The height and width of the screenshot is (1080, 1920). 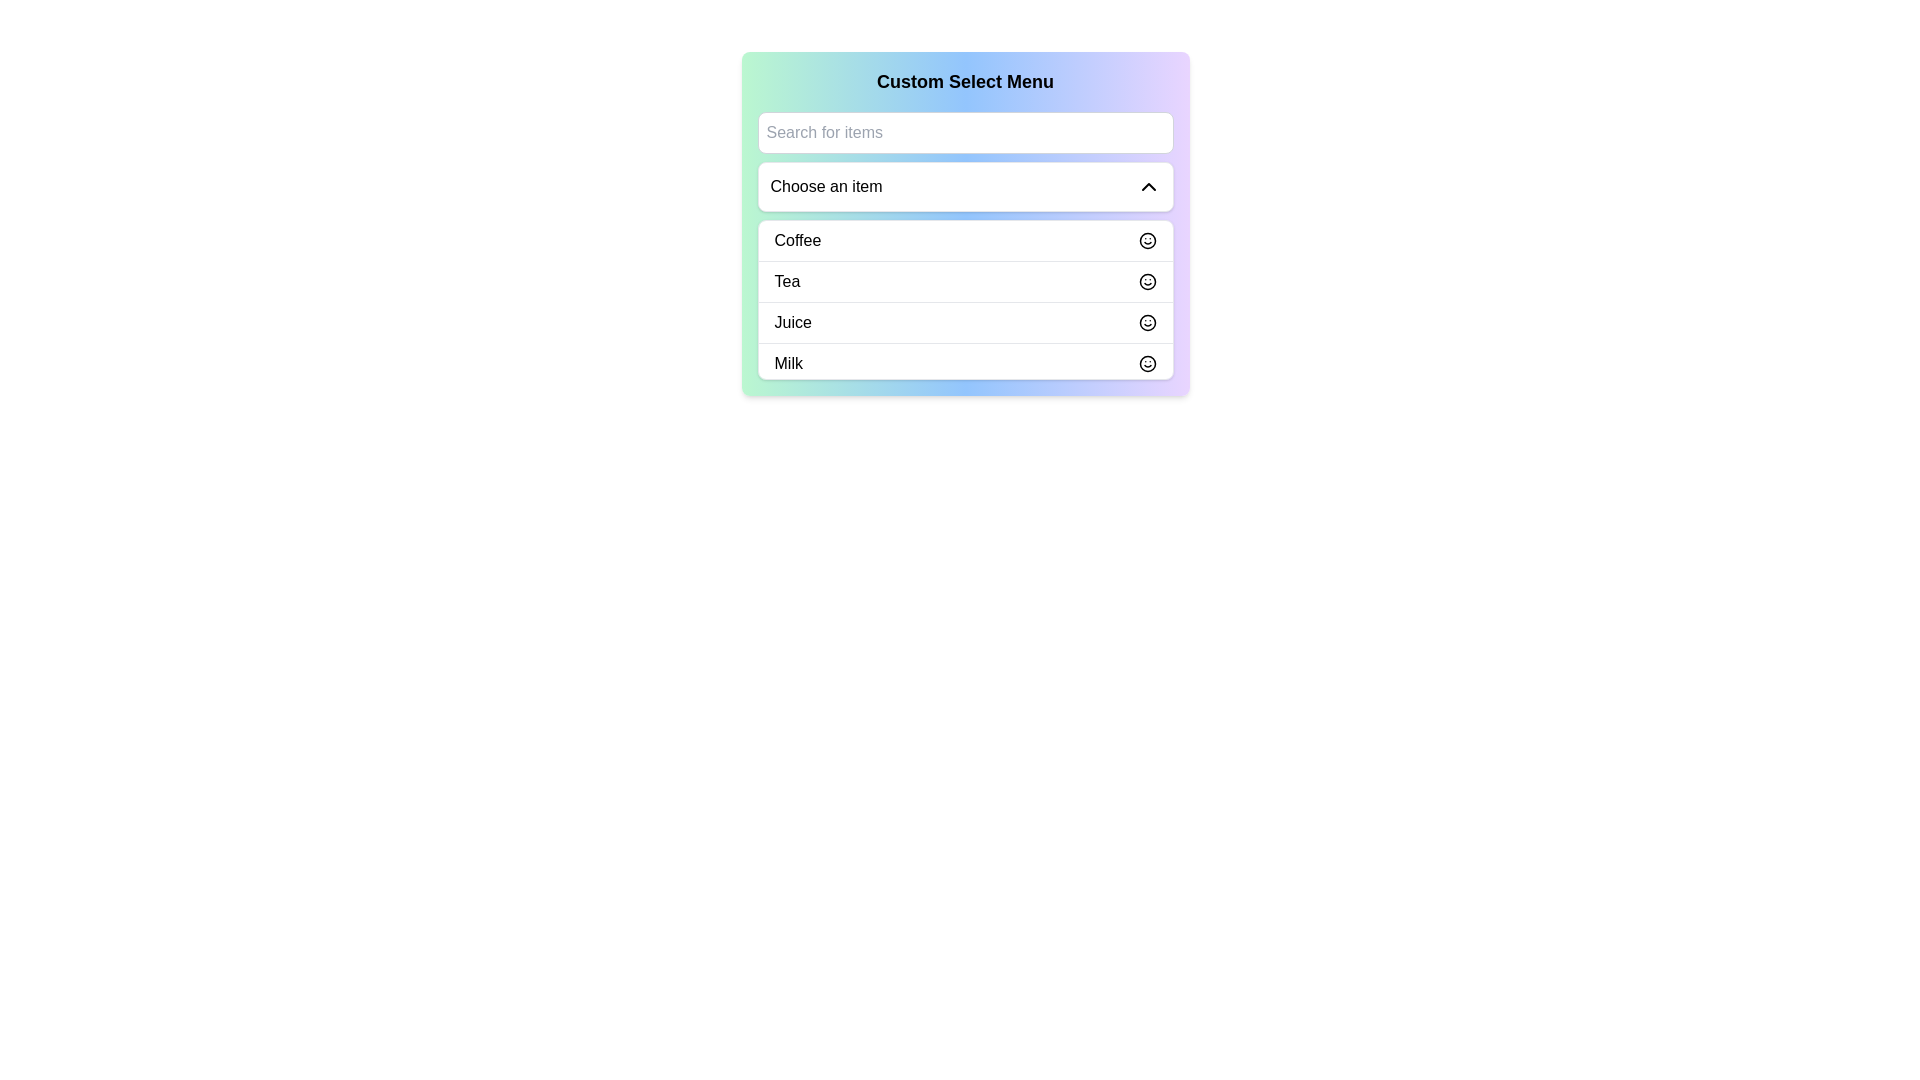 I want to click on the dropdown menu, so click(x=965, y=300).